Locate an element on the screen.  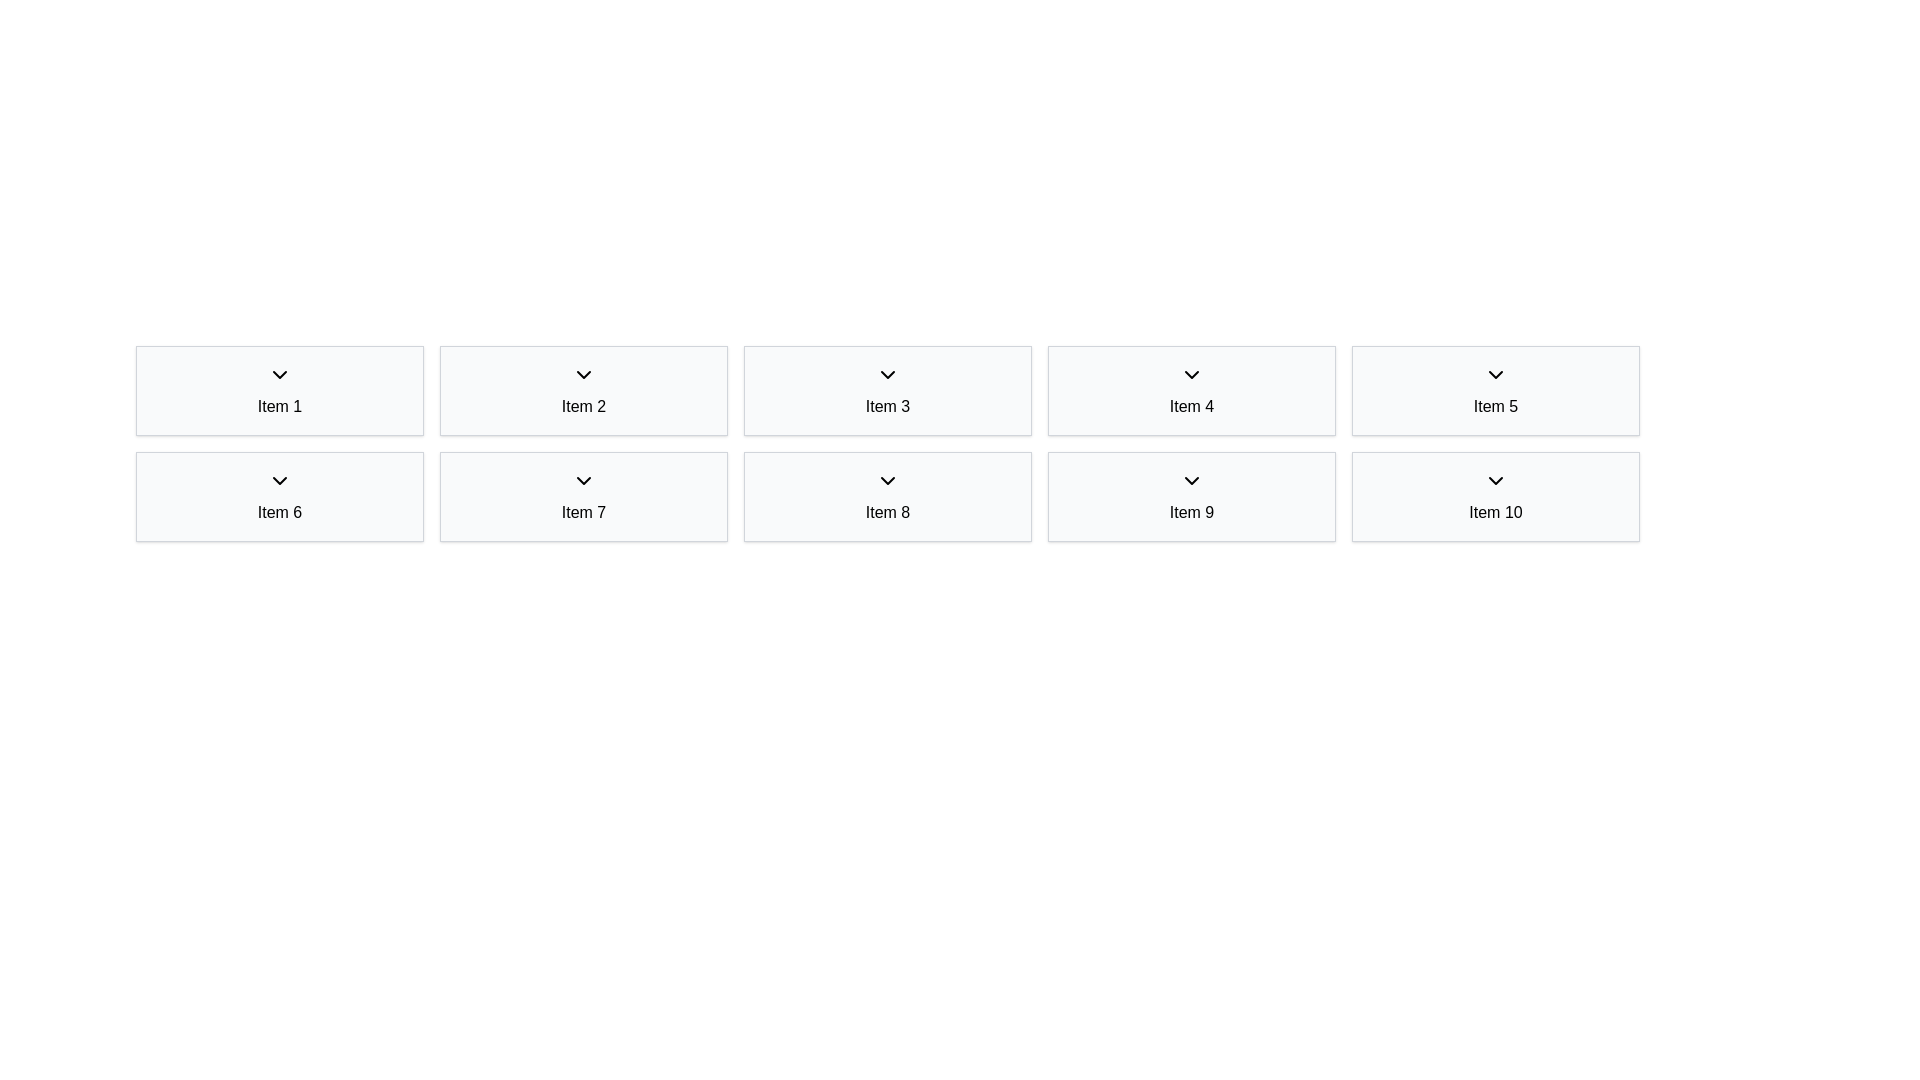
the static text label that identifies the item as 'Item 4', located in the first row, fourth position from the left is located at coordinates (1191, 406).